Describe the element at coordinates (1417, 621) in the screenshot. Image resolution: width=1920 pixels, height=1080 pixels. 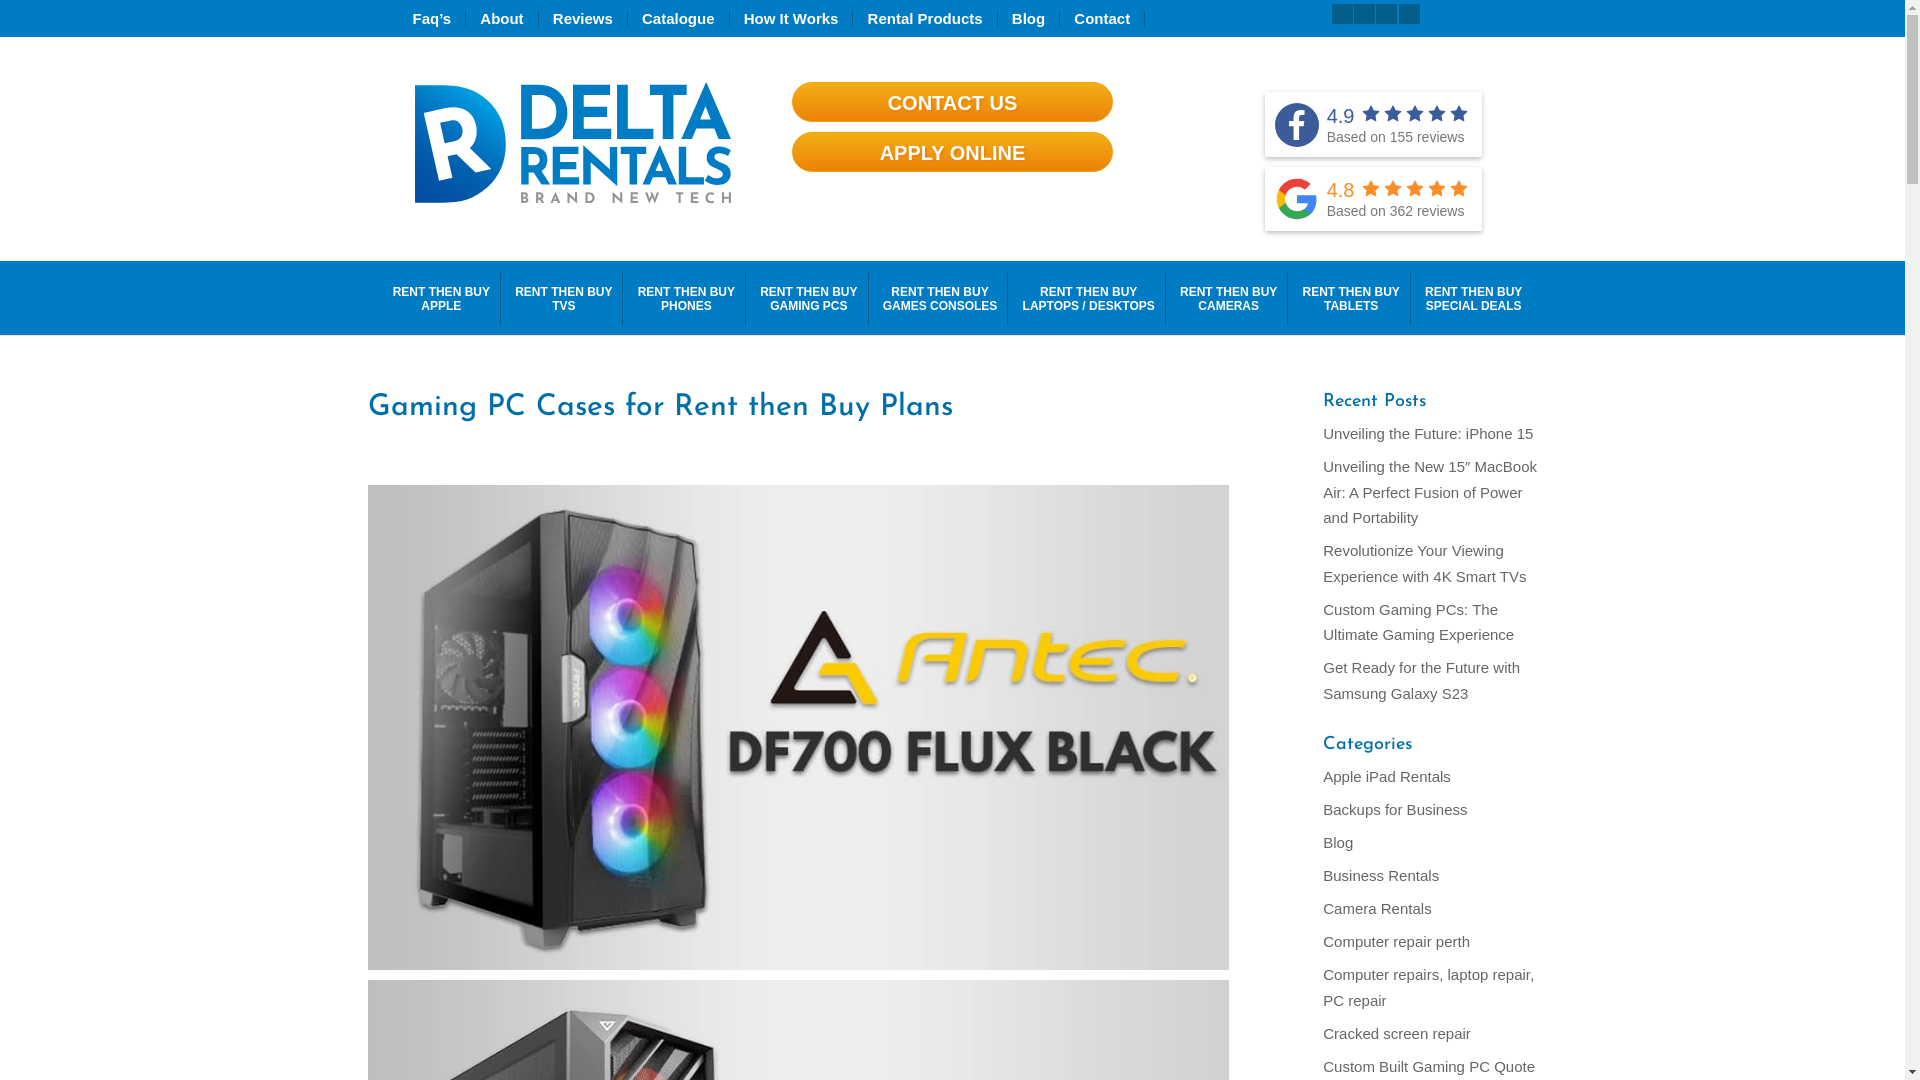
I see `'Custom Gaming PCs: The Ultimate Gaming Experience'` at that location.